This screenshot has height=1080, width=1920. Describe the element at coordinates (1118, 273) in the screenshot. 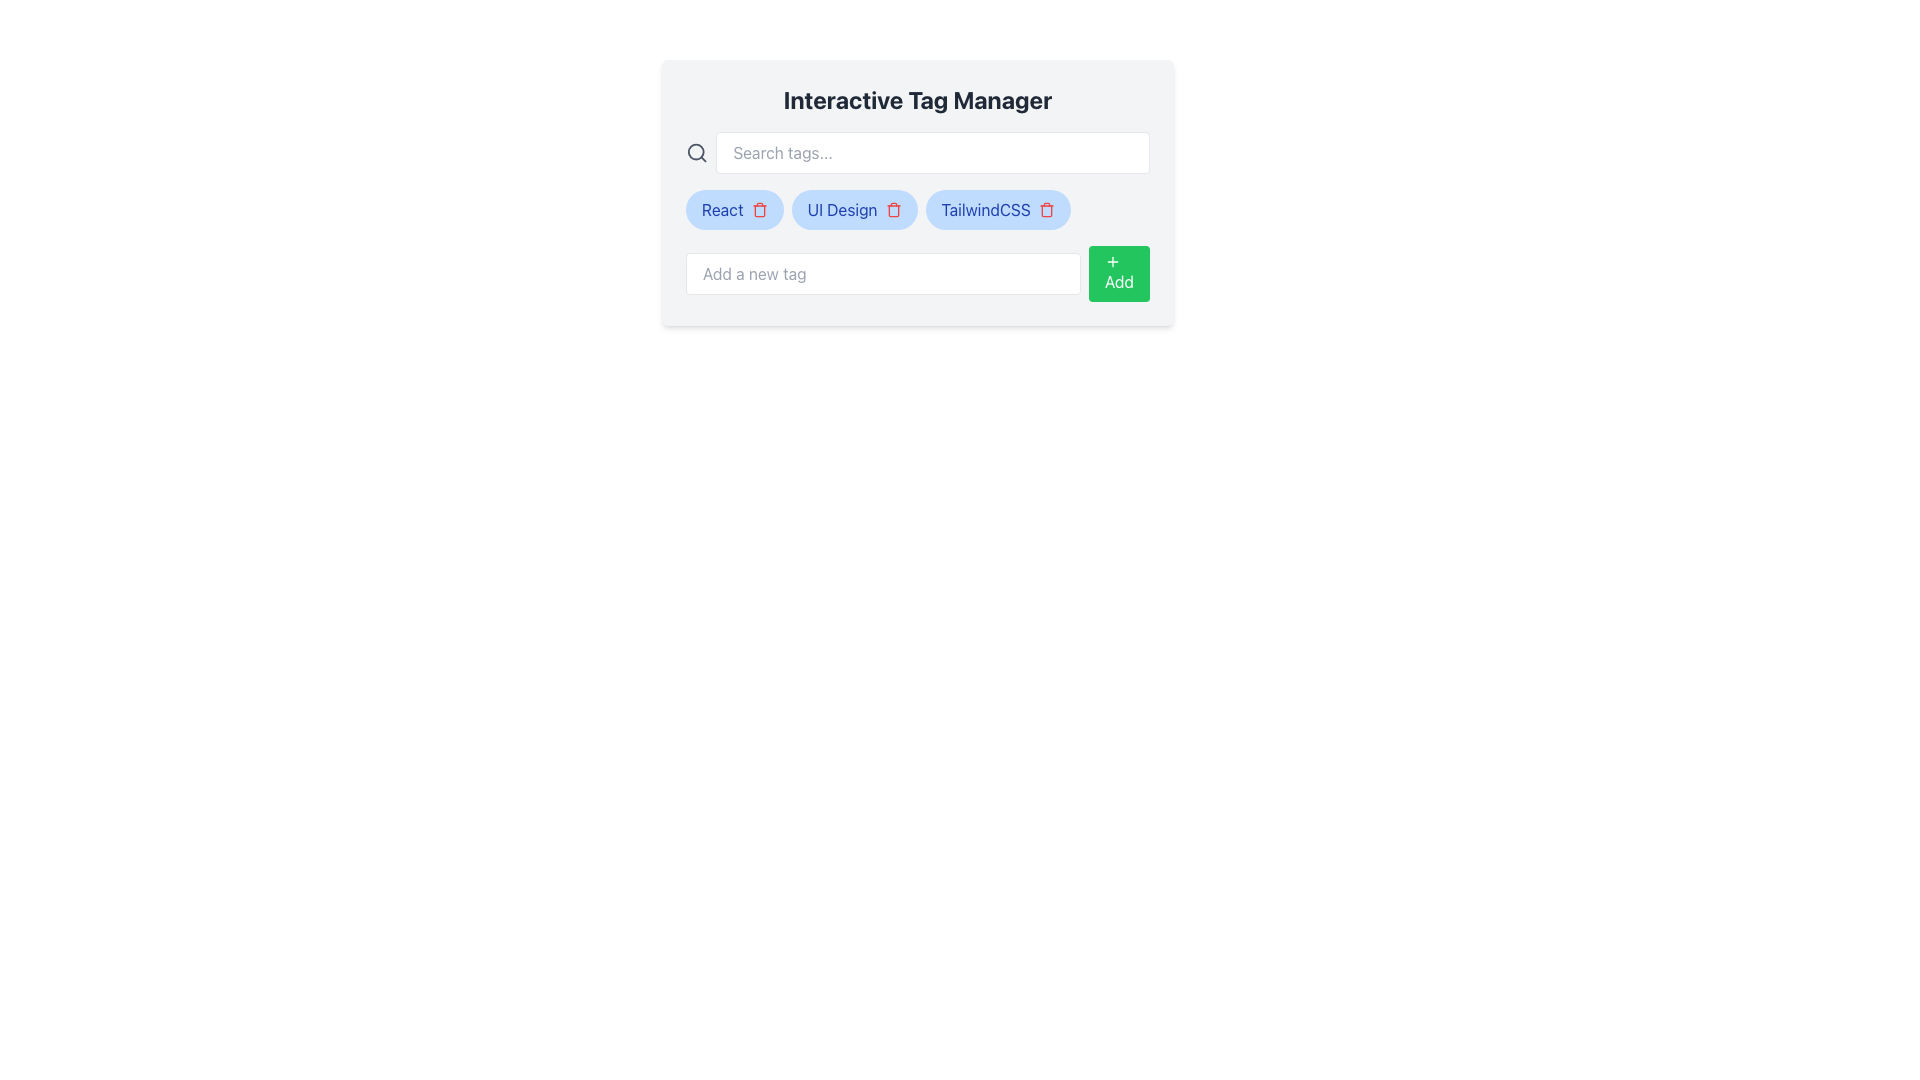

I see `the green 'Add' button with rounded corners and a '+' icon` at that location.